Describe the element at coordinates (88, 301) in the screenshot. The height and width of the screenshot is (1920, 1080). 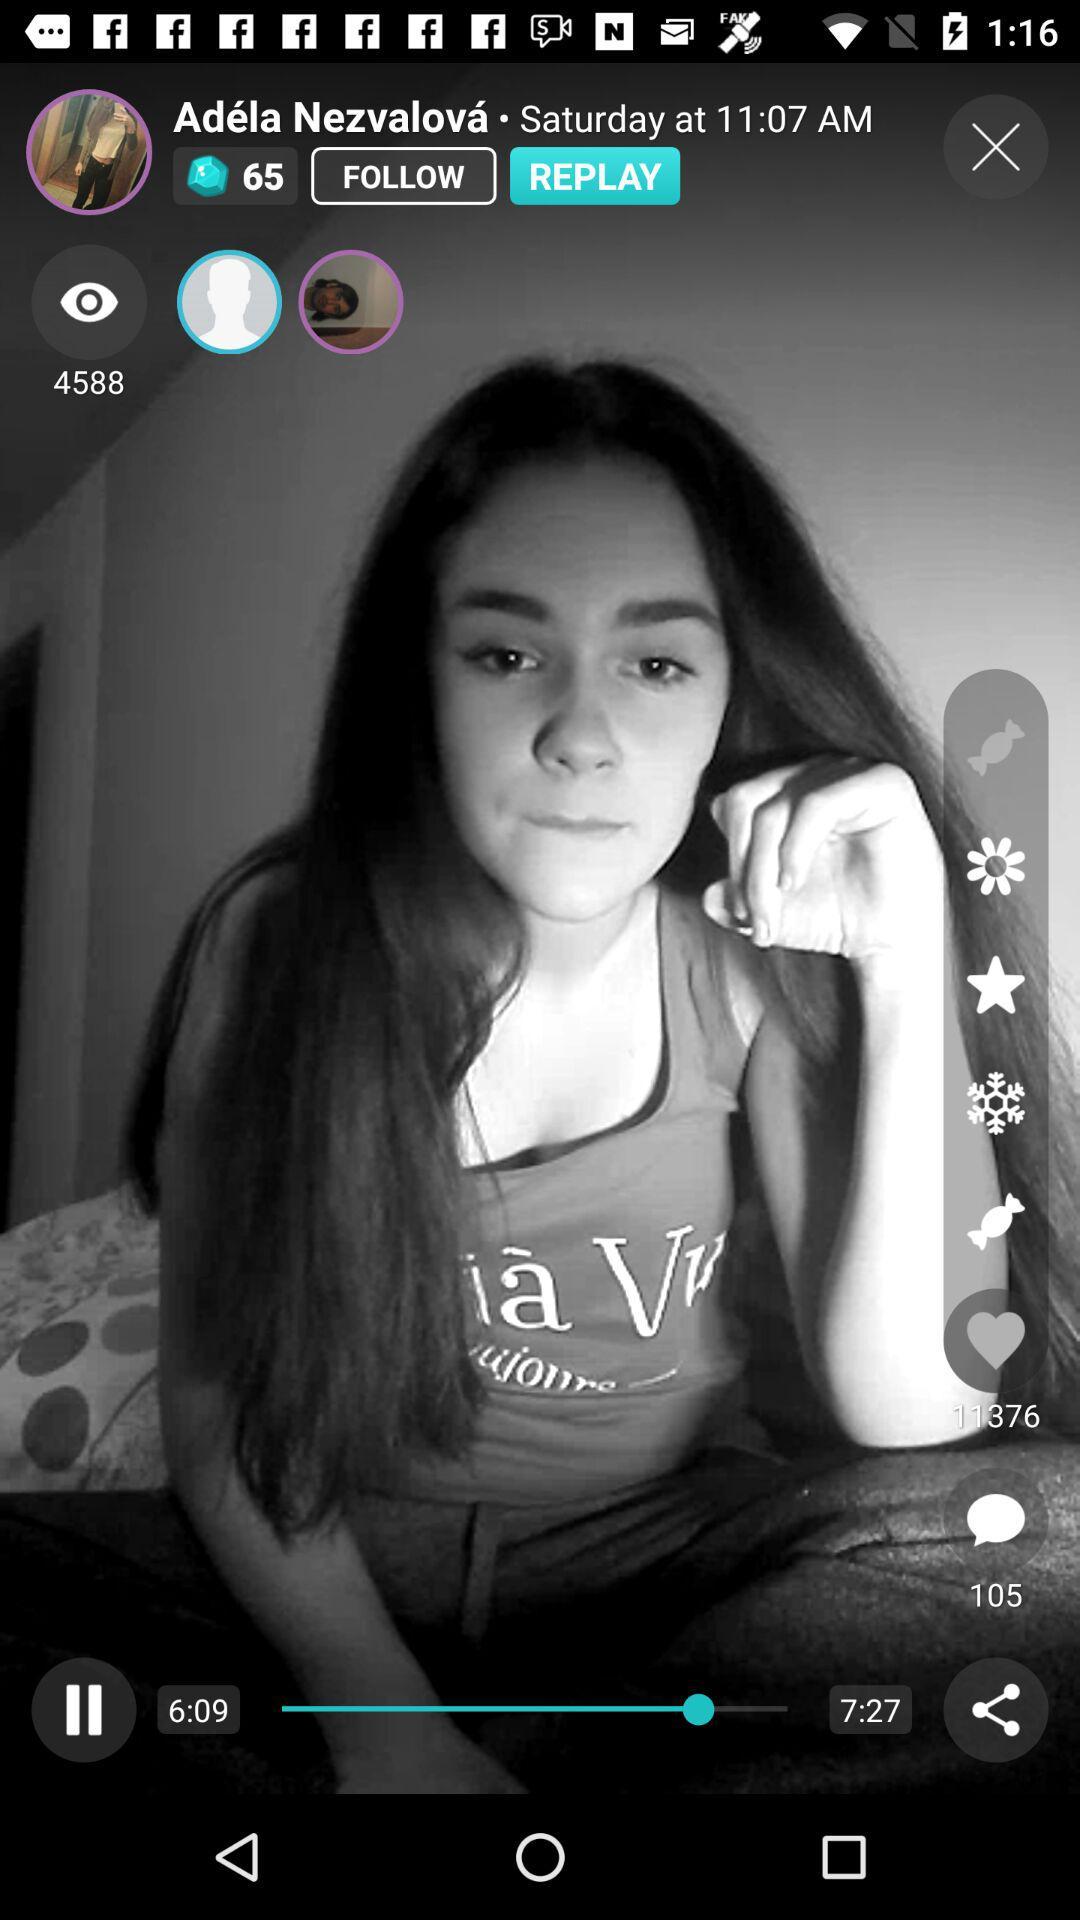
I see `the visibility icon` at that location.